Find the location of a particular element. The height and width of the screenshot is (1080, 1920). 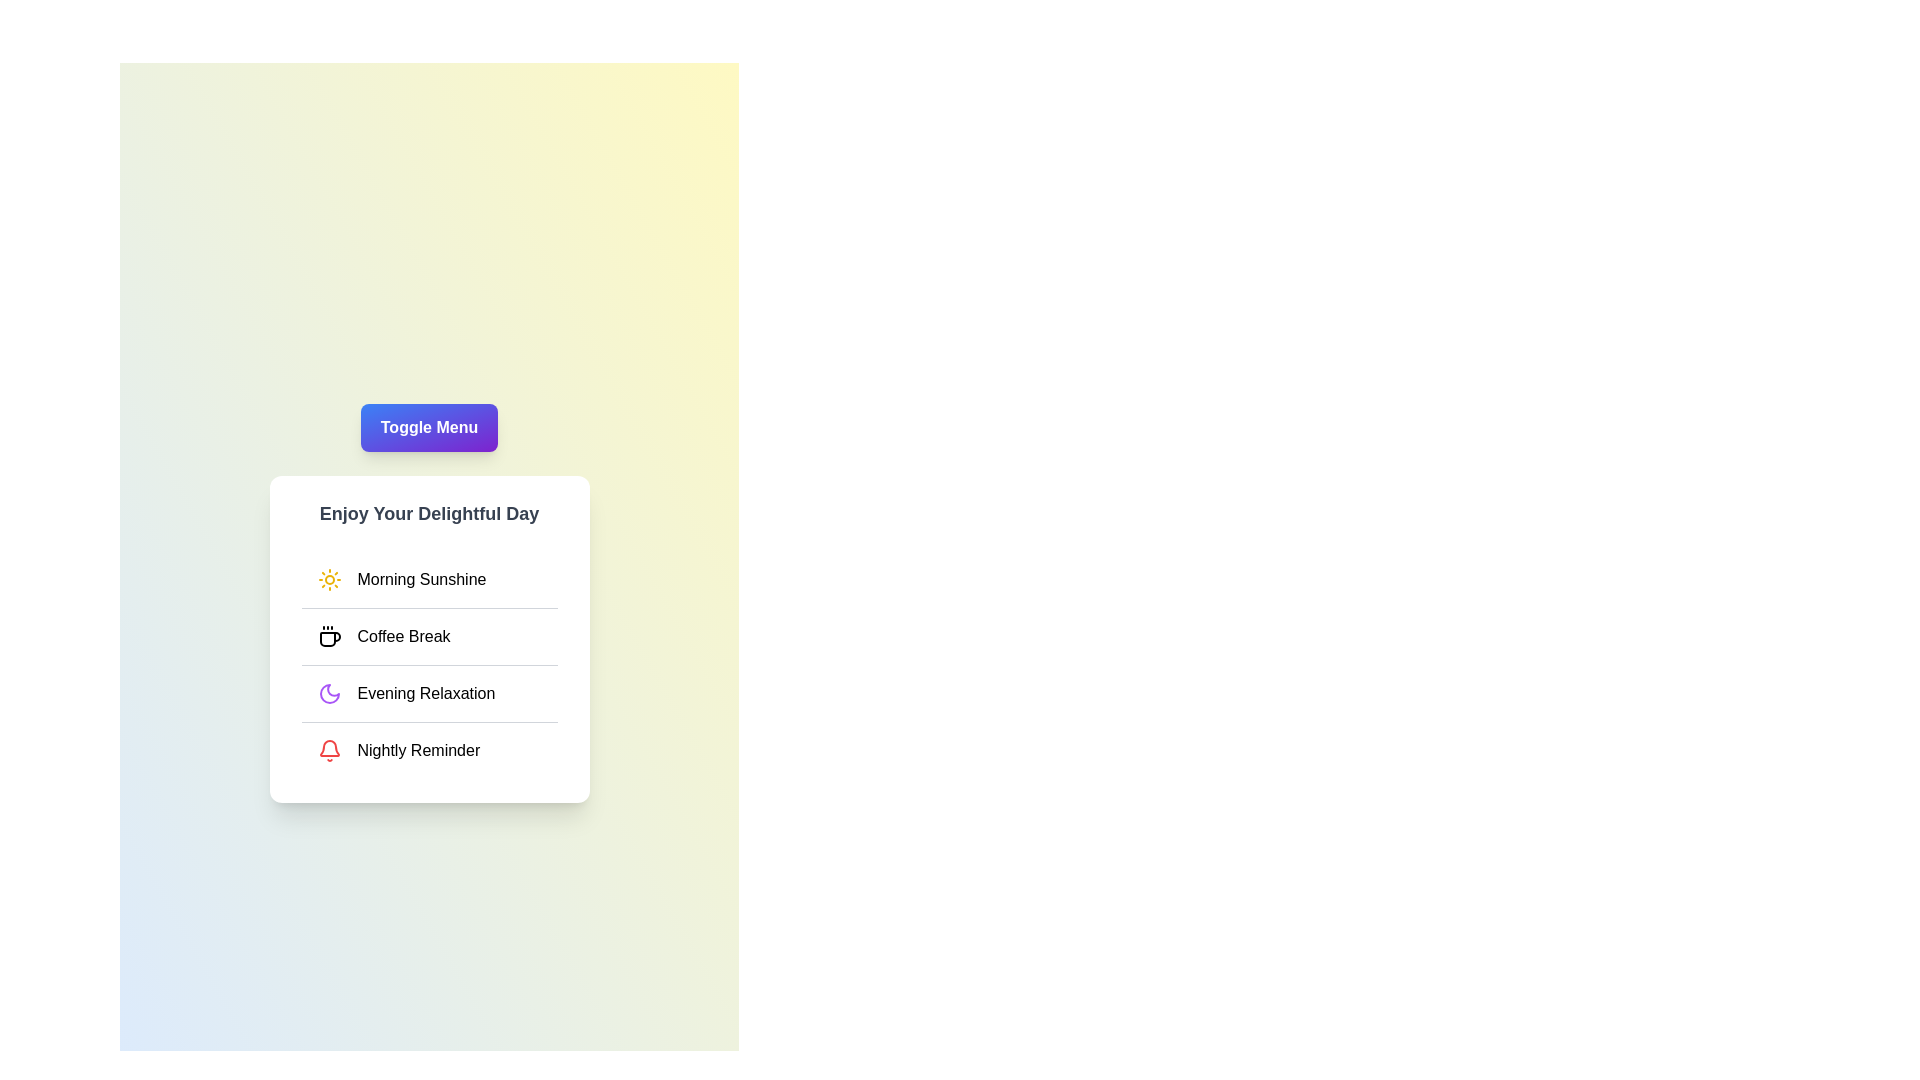

the menu item labeled Evening Relaxation is located at coordinates (428, 692).